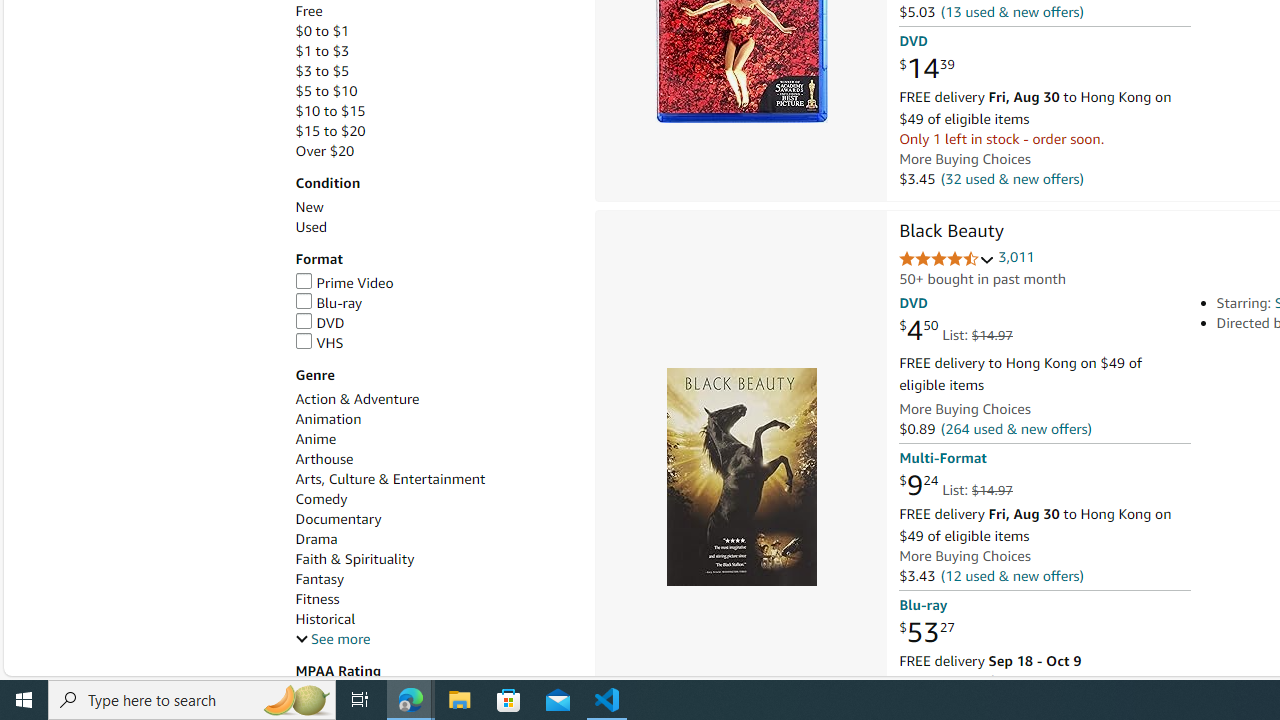 The width and height of the screenshot is (1280, 720). I want to click on '(32 used & new offers)', so click(1011, 178).